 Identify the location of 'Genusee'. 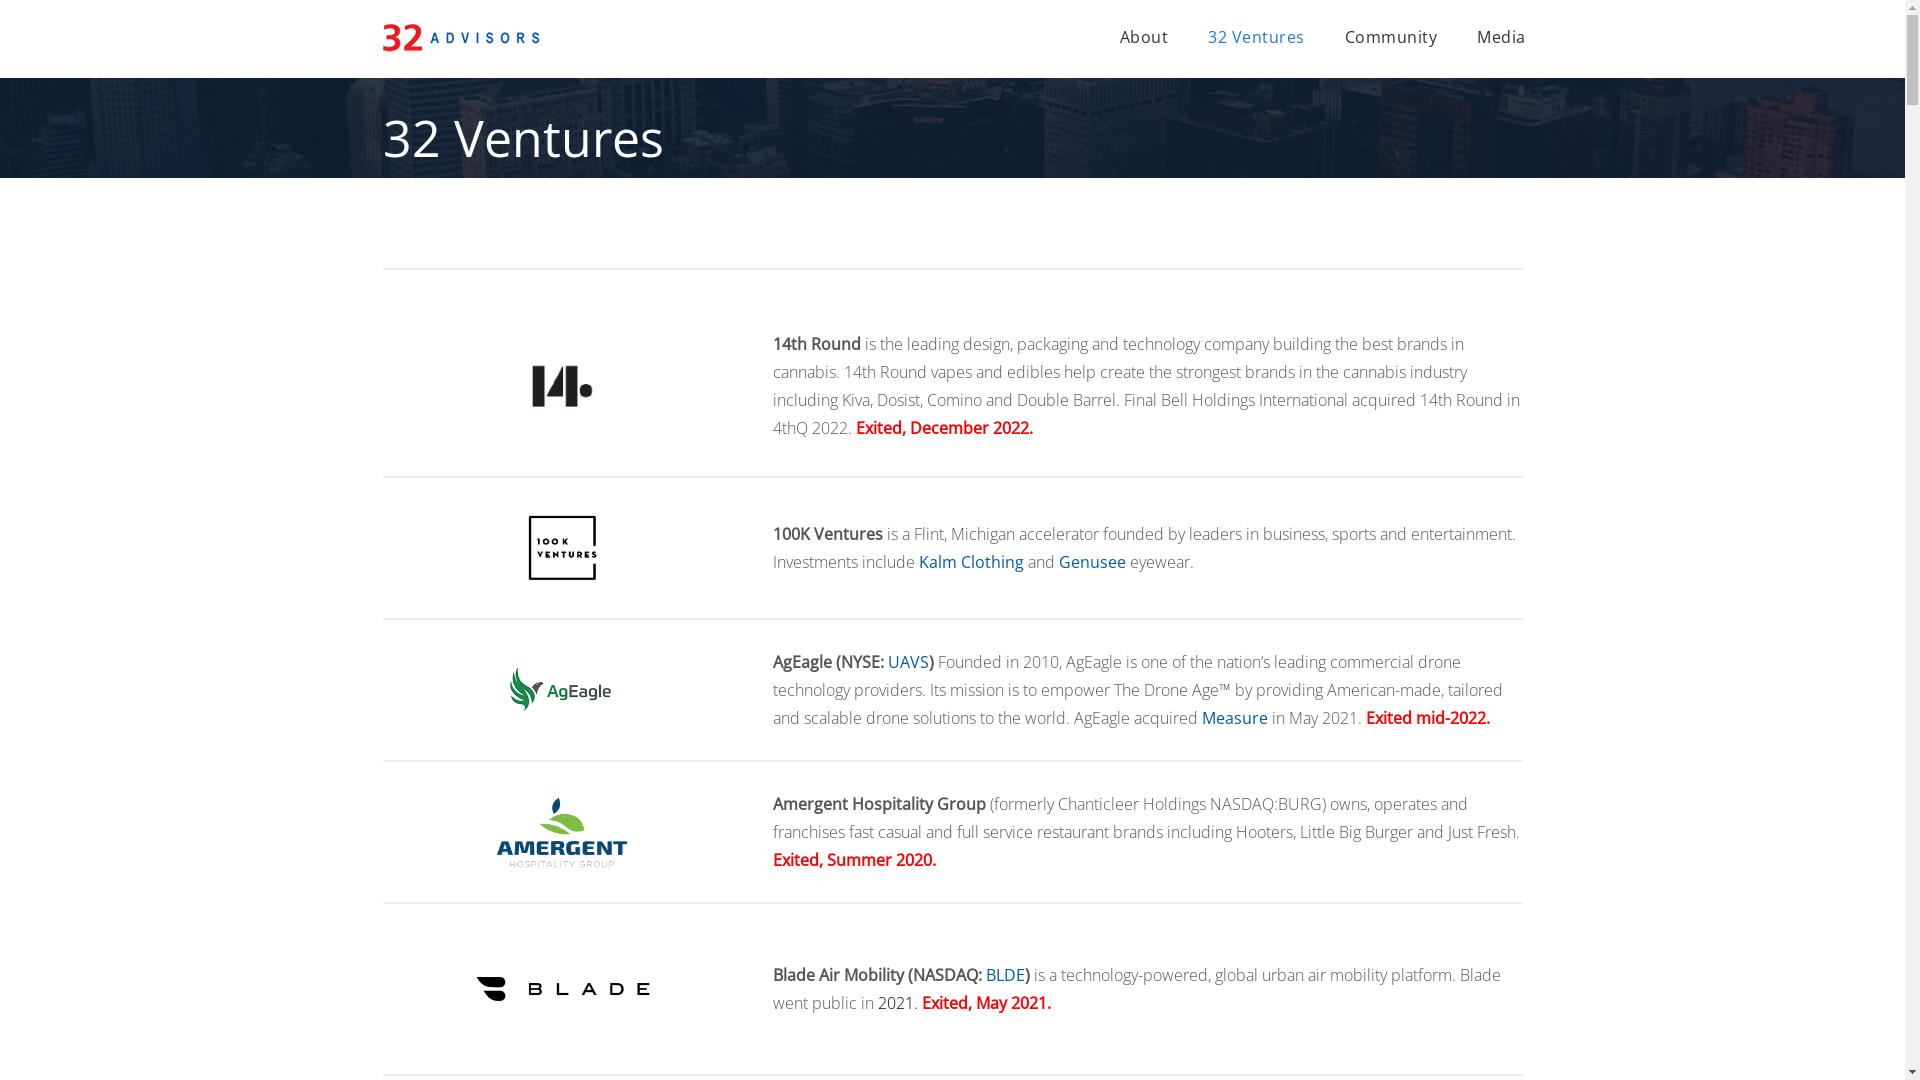
(1056, 562).